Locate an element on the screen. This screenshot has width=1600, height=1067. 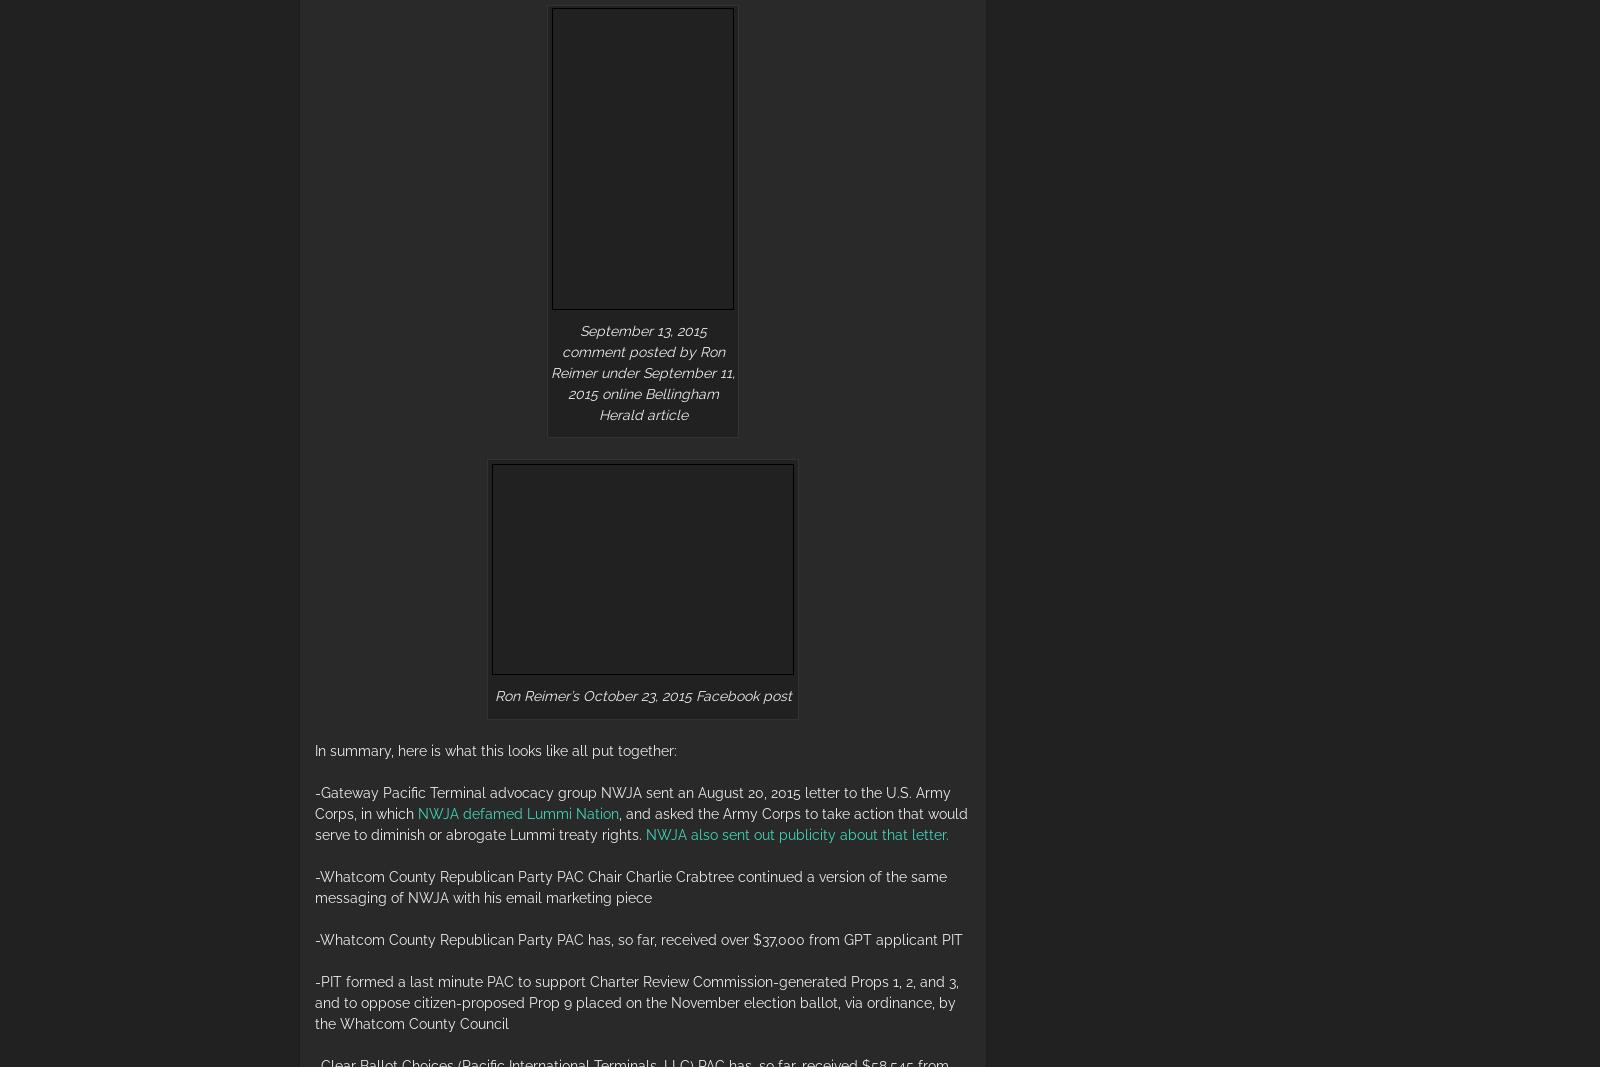
'NWJA also sent out publicity about that letter.' is located at coordinates (797, 832).